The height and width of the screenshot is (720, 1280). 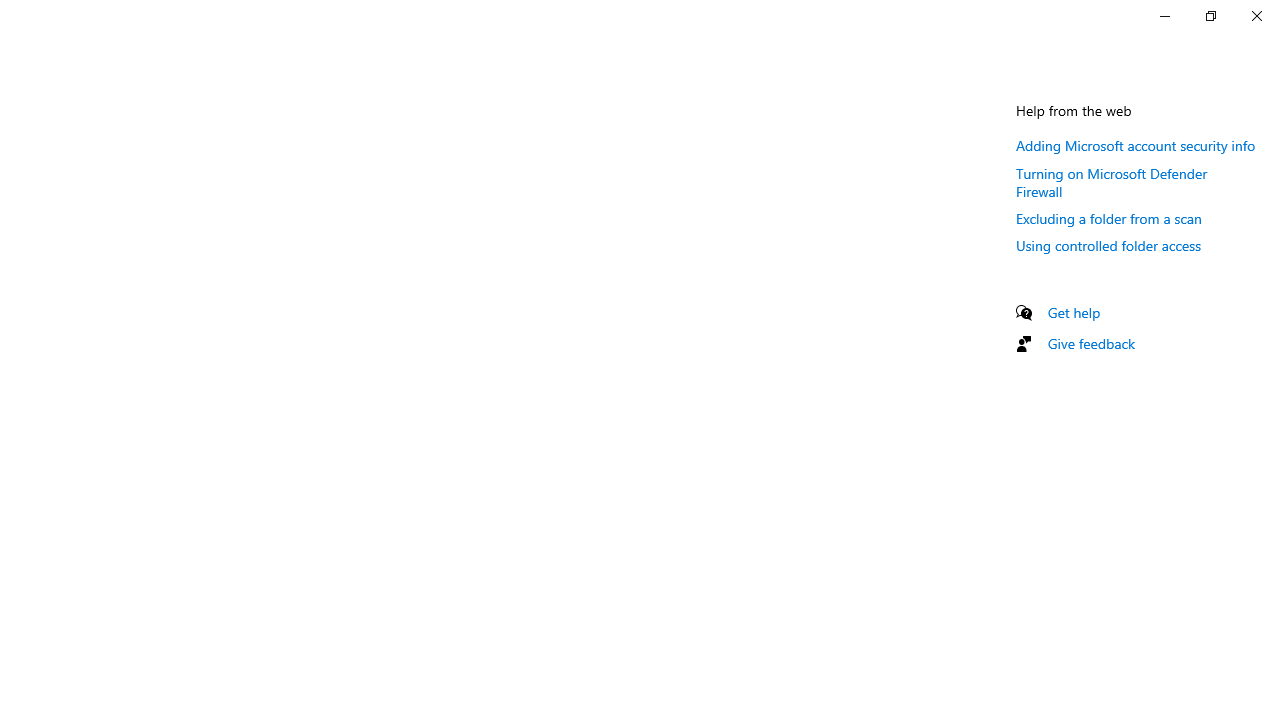 I want to click on 'Using controlled folder access', so click(x=1108, y=244).